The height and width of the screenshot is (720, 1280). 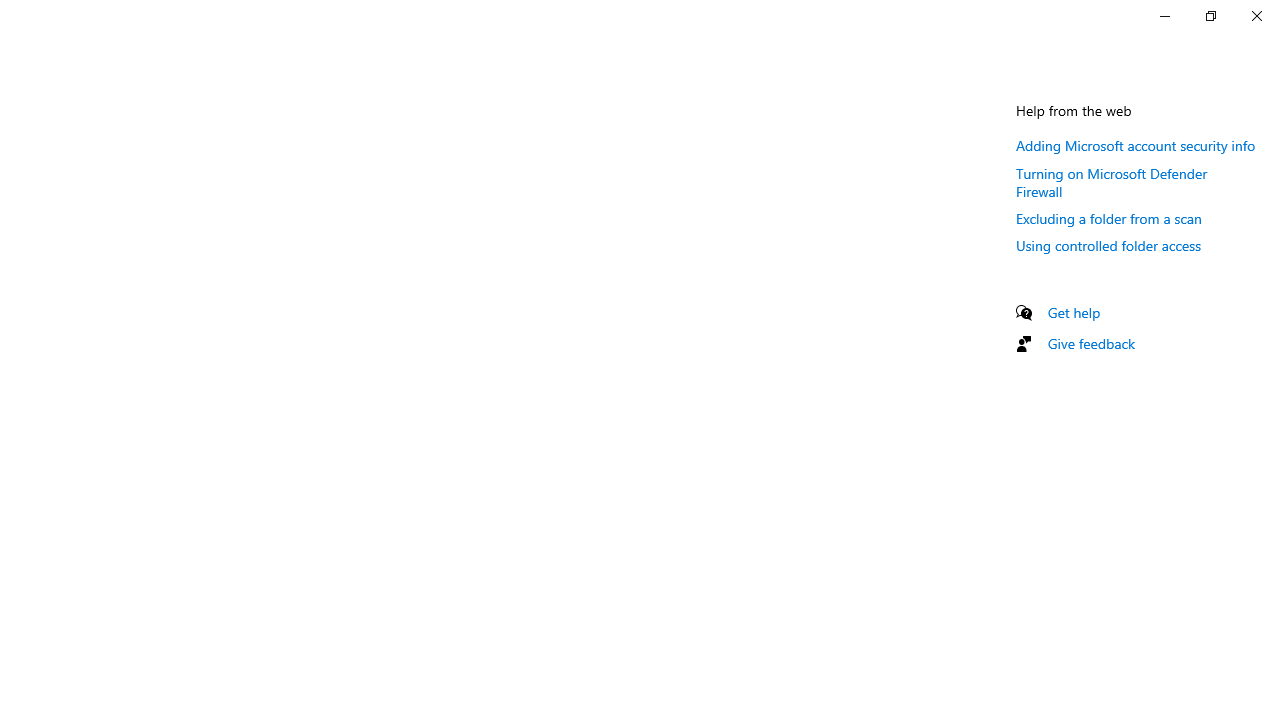 I want to click on 'Using controlled folder access', so click(x=1108, y=244).